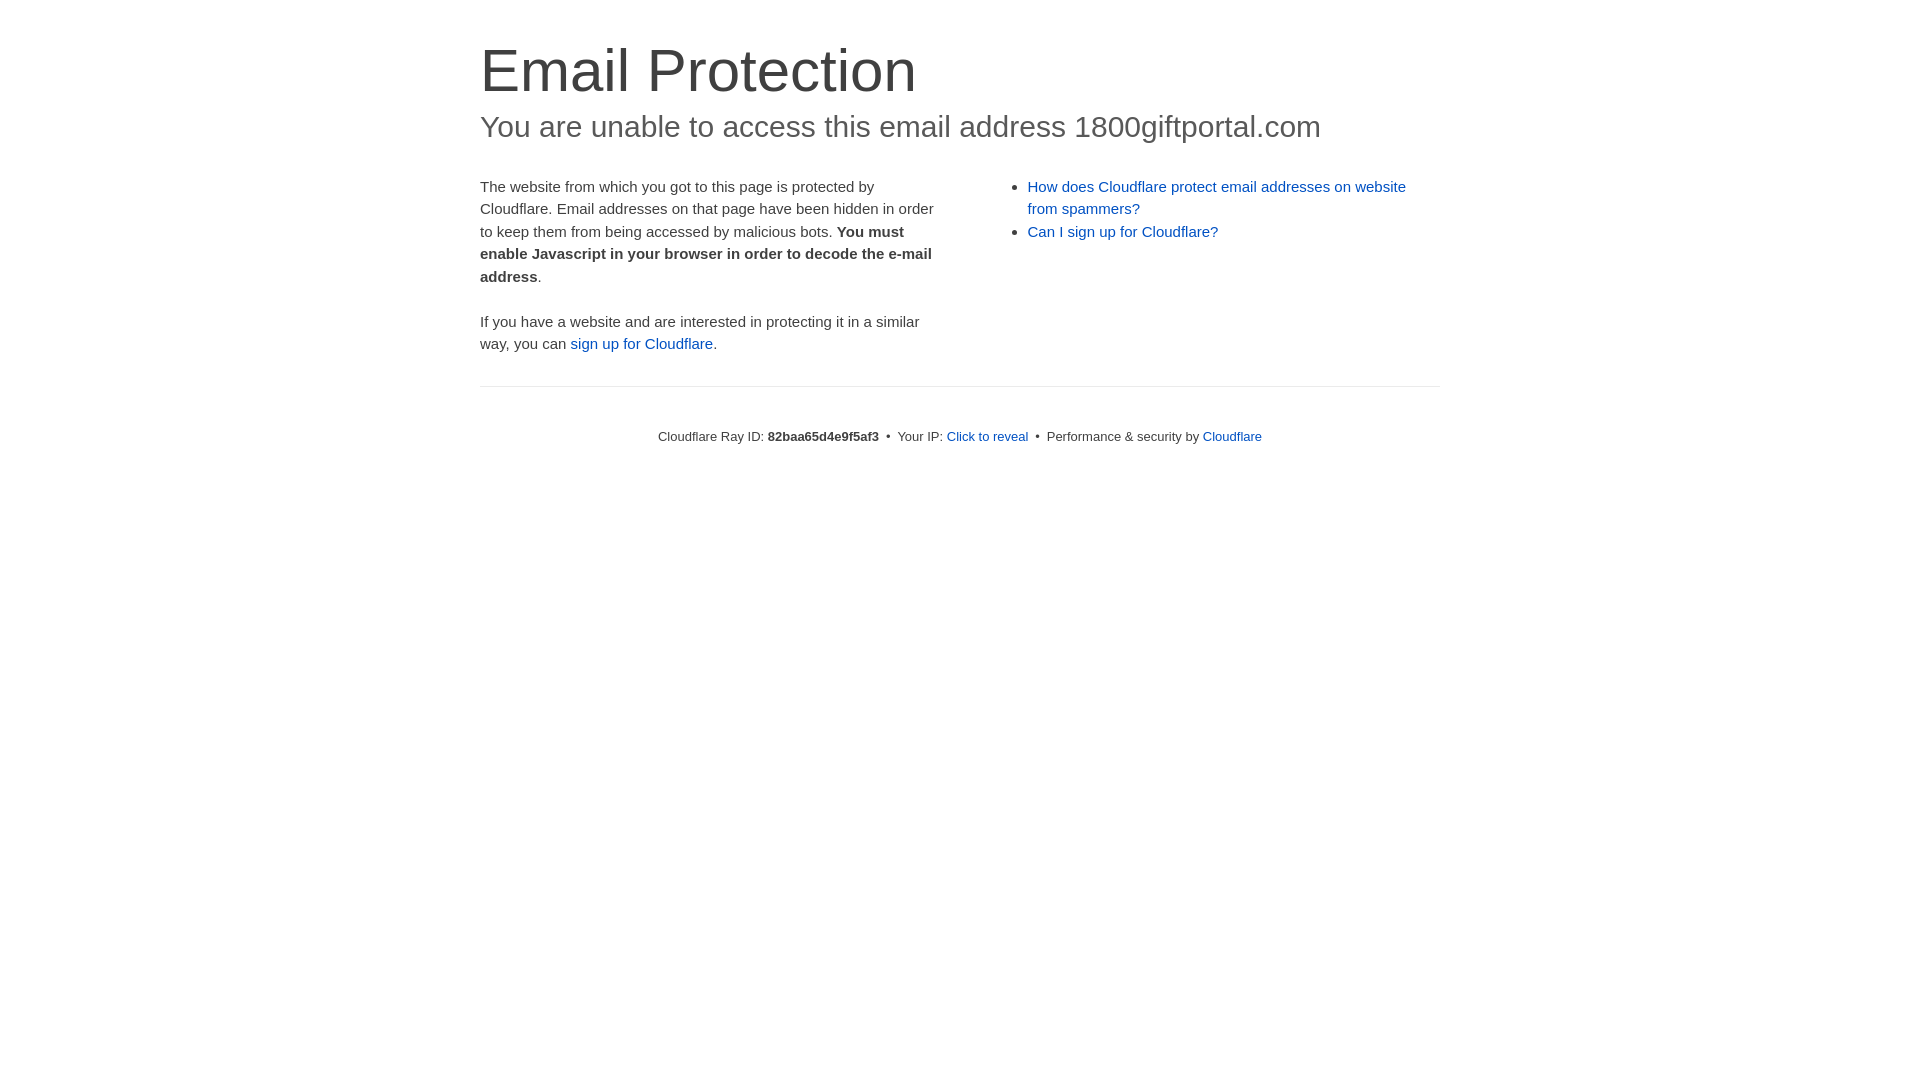  I want to click on 'sign up for Cloudflare', so click(642, 342).